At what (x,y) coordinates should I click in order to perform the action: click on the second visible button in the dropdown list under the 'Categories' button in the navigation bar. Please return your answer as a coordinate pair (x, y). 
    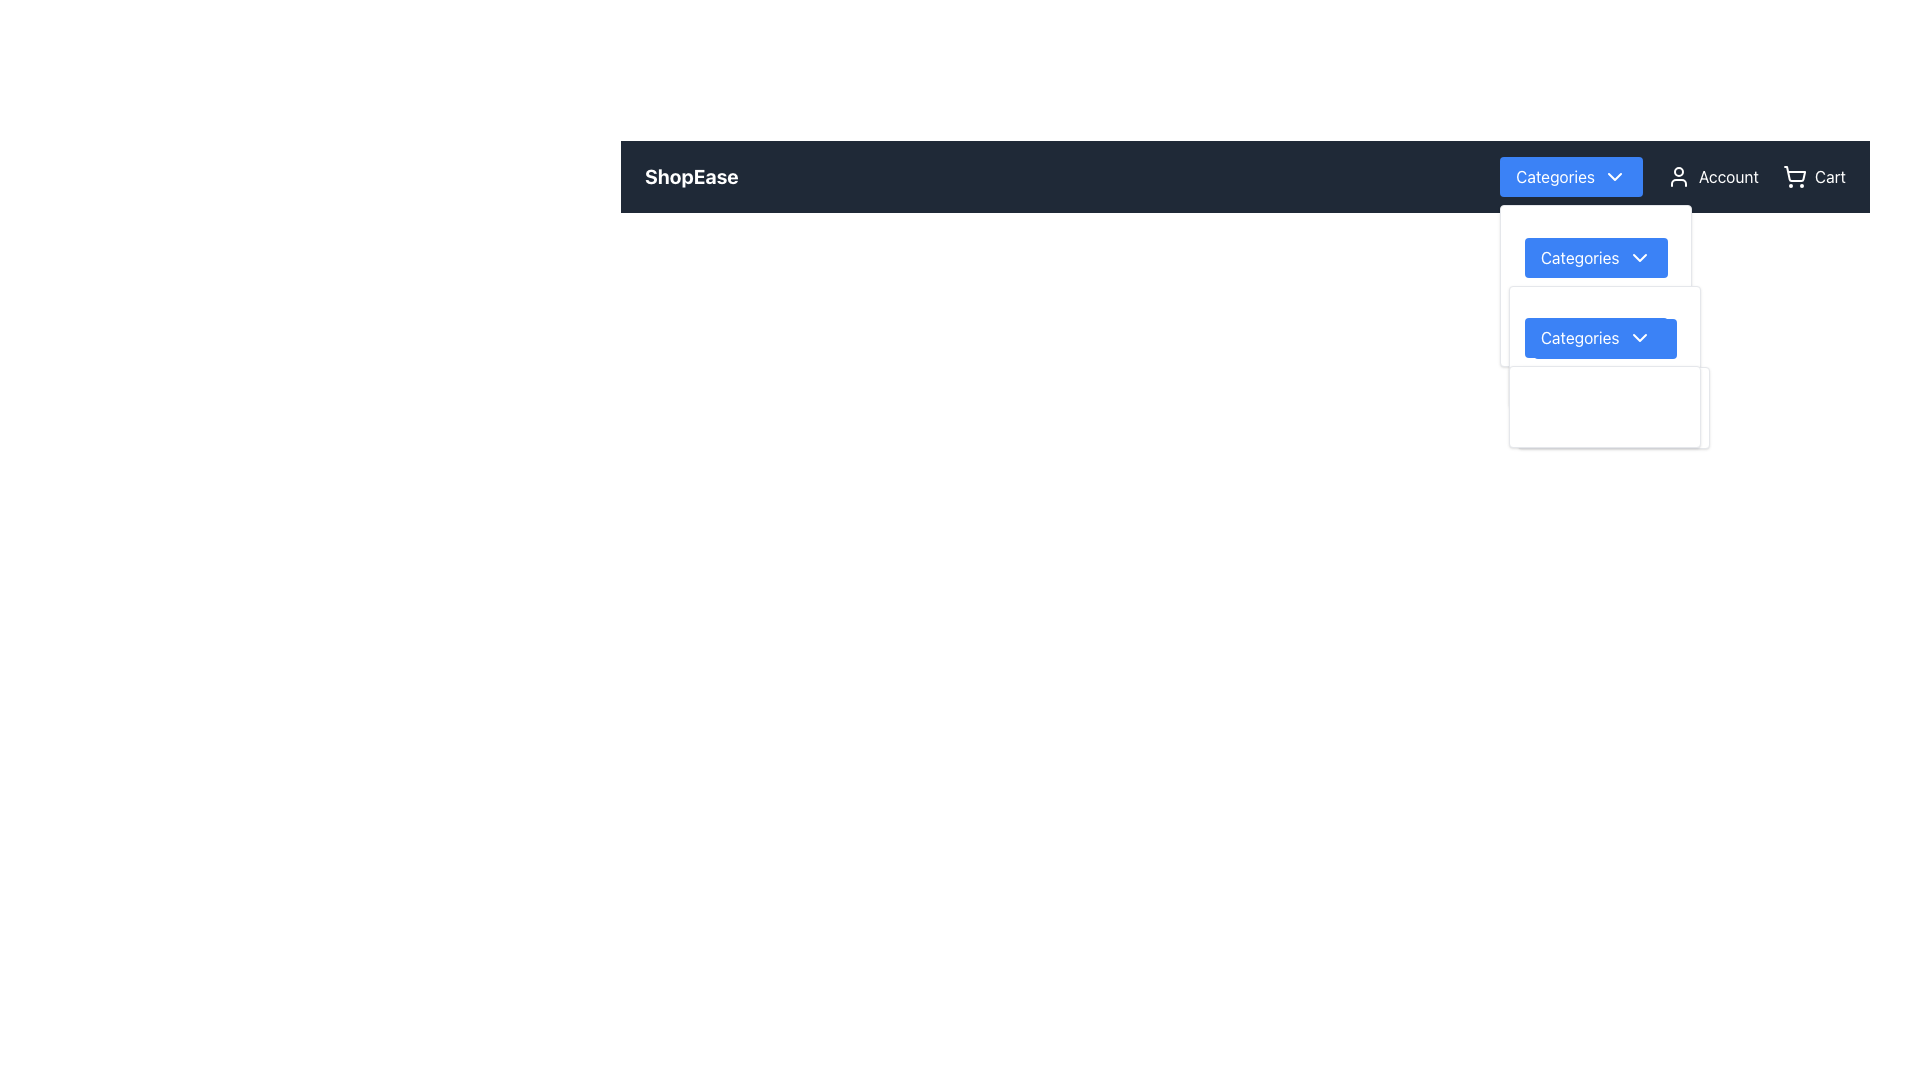
    Looking at the image, I should click on (1595, 257).